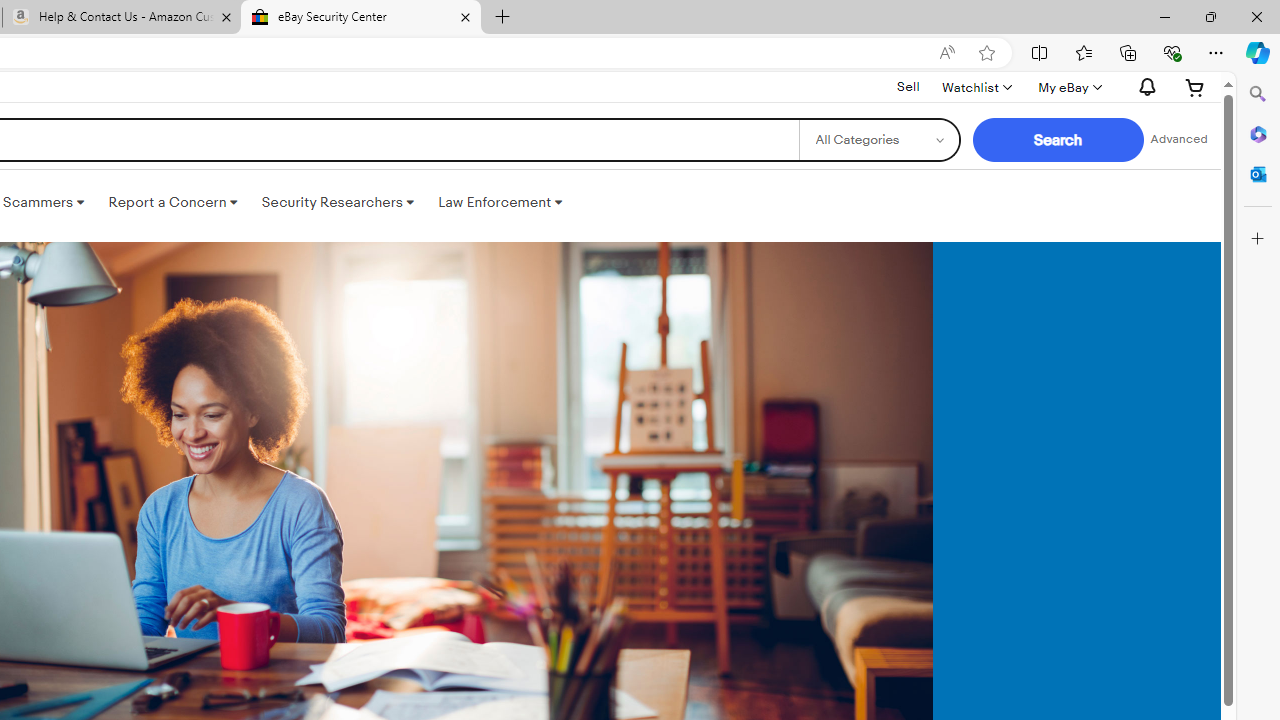  Describe the element at coordinates (1179, 139) in the screenshot. I see `'Advanced Search'` at that location.